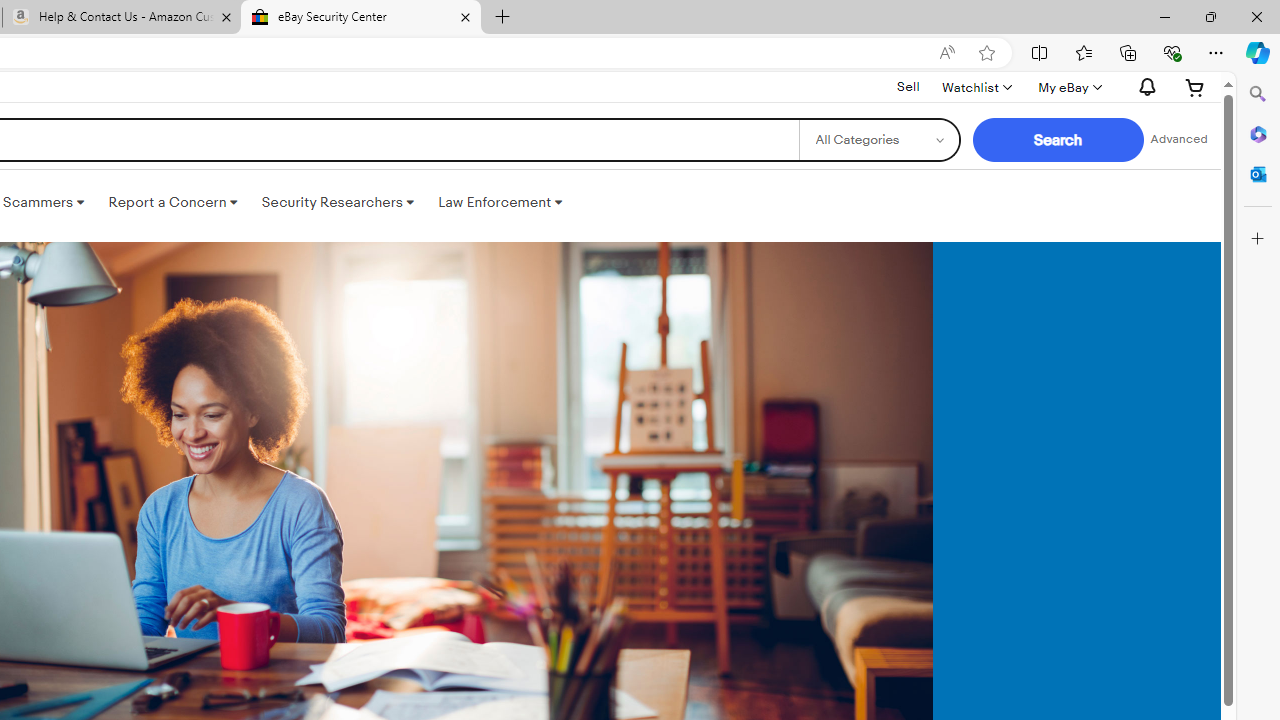  Describe the element at coordinates (1179, 139) in the screenshot. I see `'Advanced Search'` at that location.